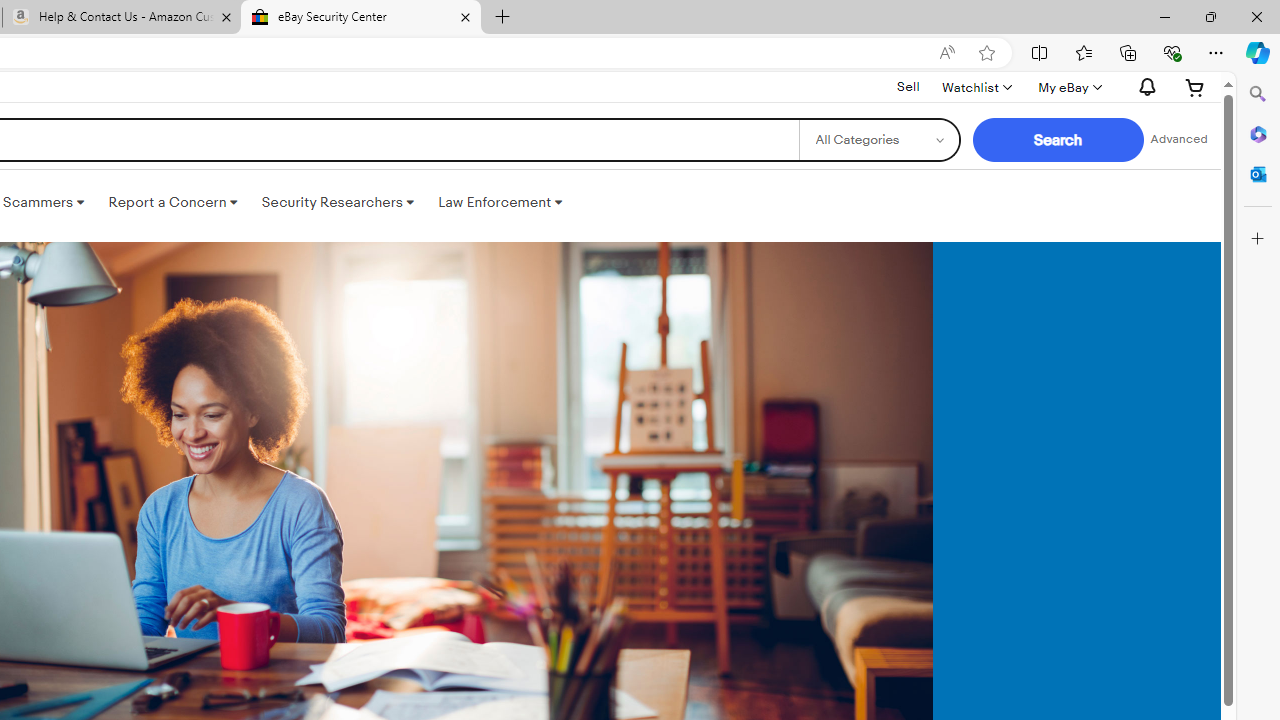  Describe the element at coordinates (1179, 139) in the screenshot. I see `'Advanced Search'` at that location.